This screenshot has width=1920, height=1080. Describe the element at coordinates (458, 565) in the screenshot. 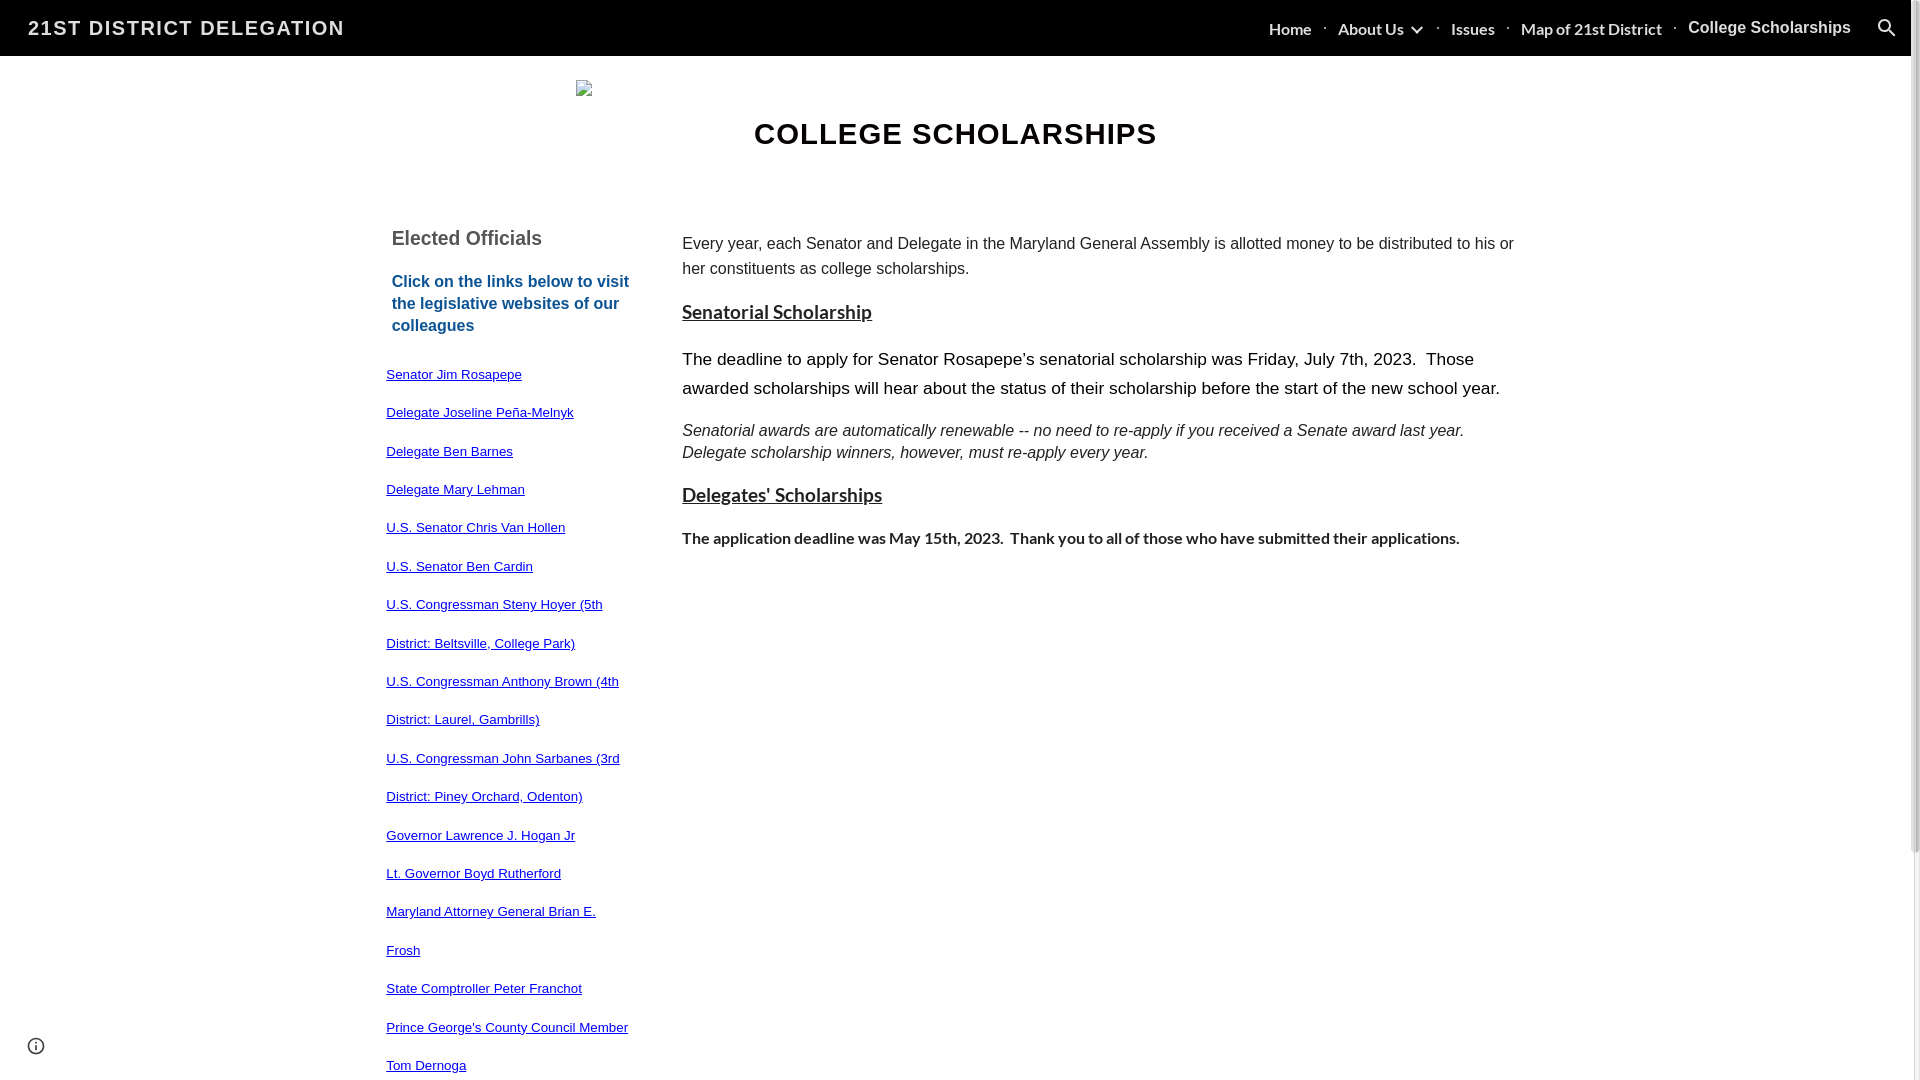

I see `'U.S. Senator Ben Cardin'` at that location.